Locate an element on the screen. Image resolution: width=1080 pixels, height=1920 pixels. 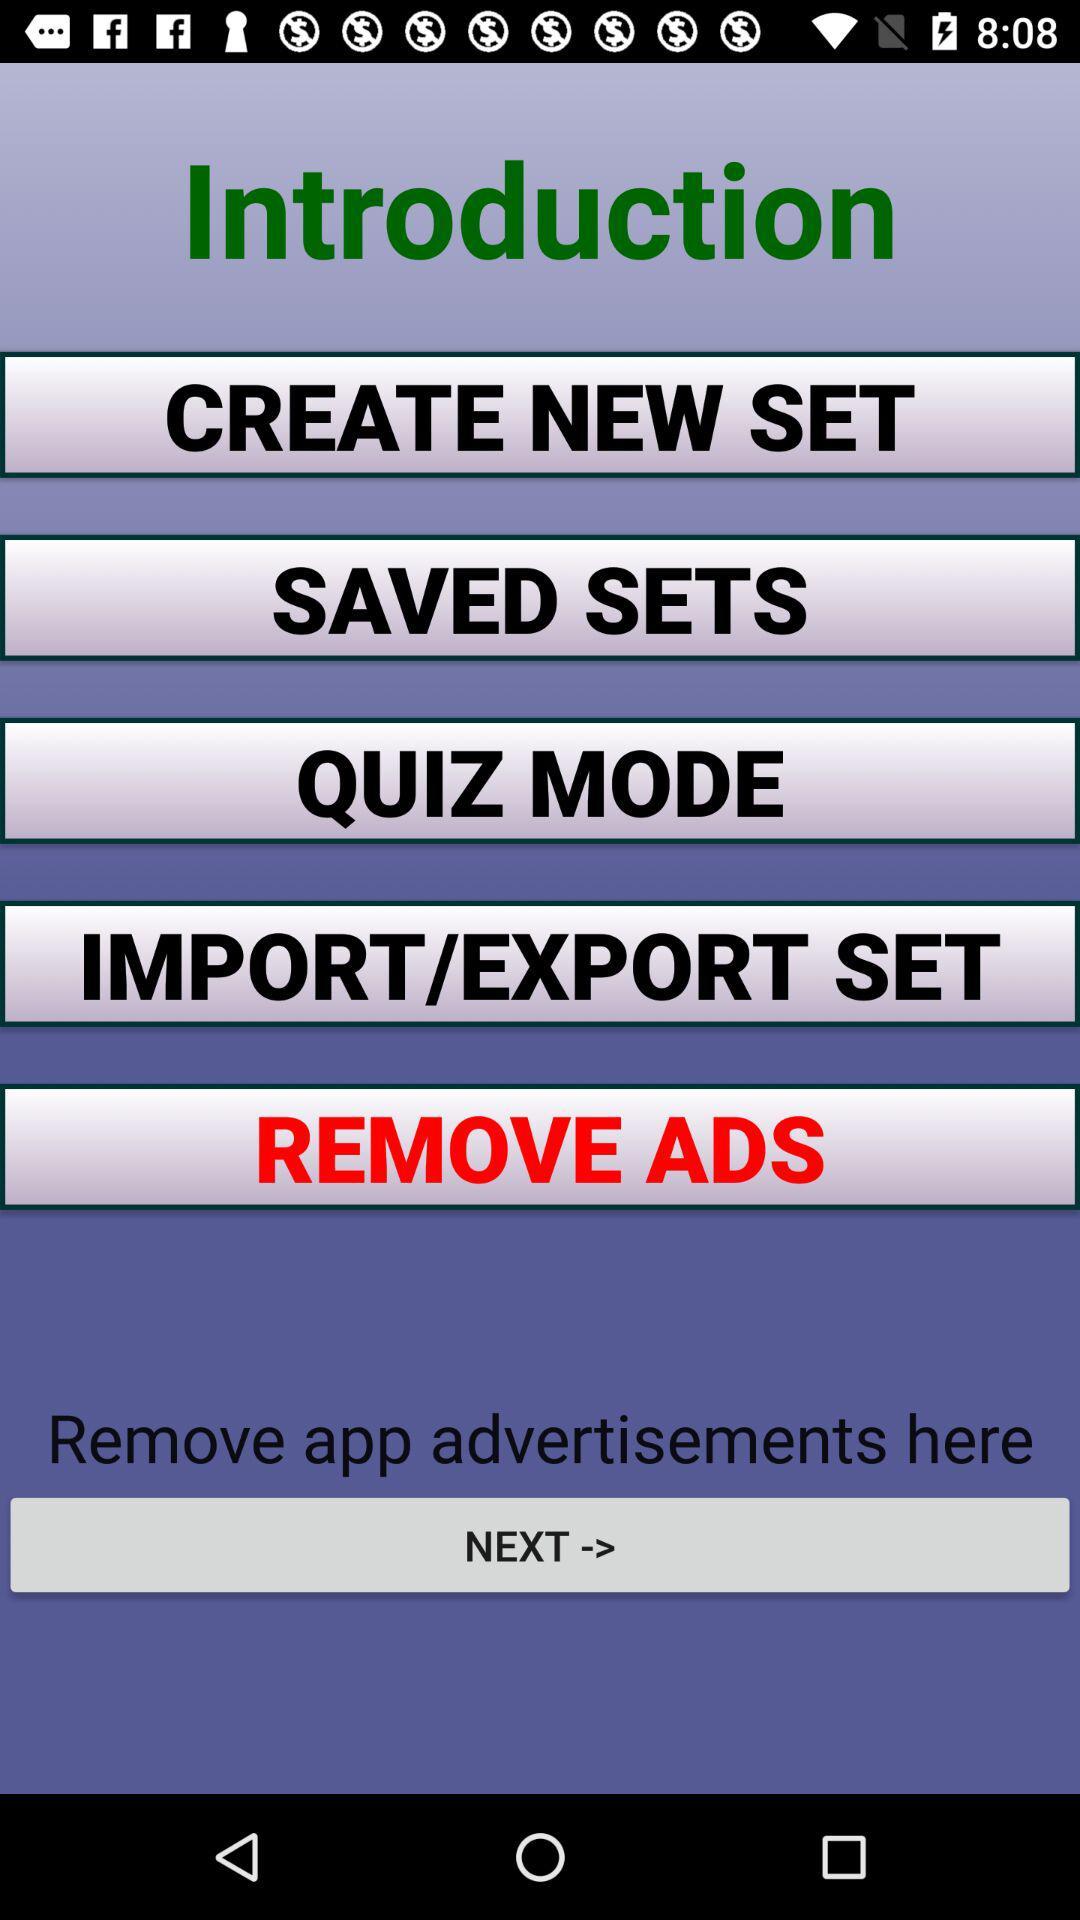
next -> is located at coordinates (540, 1544).